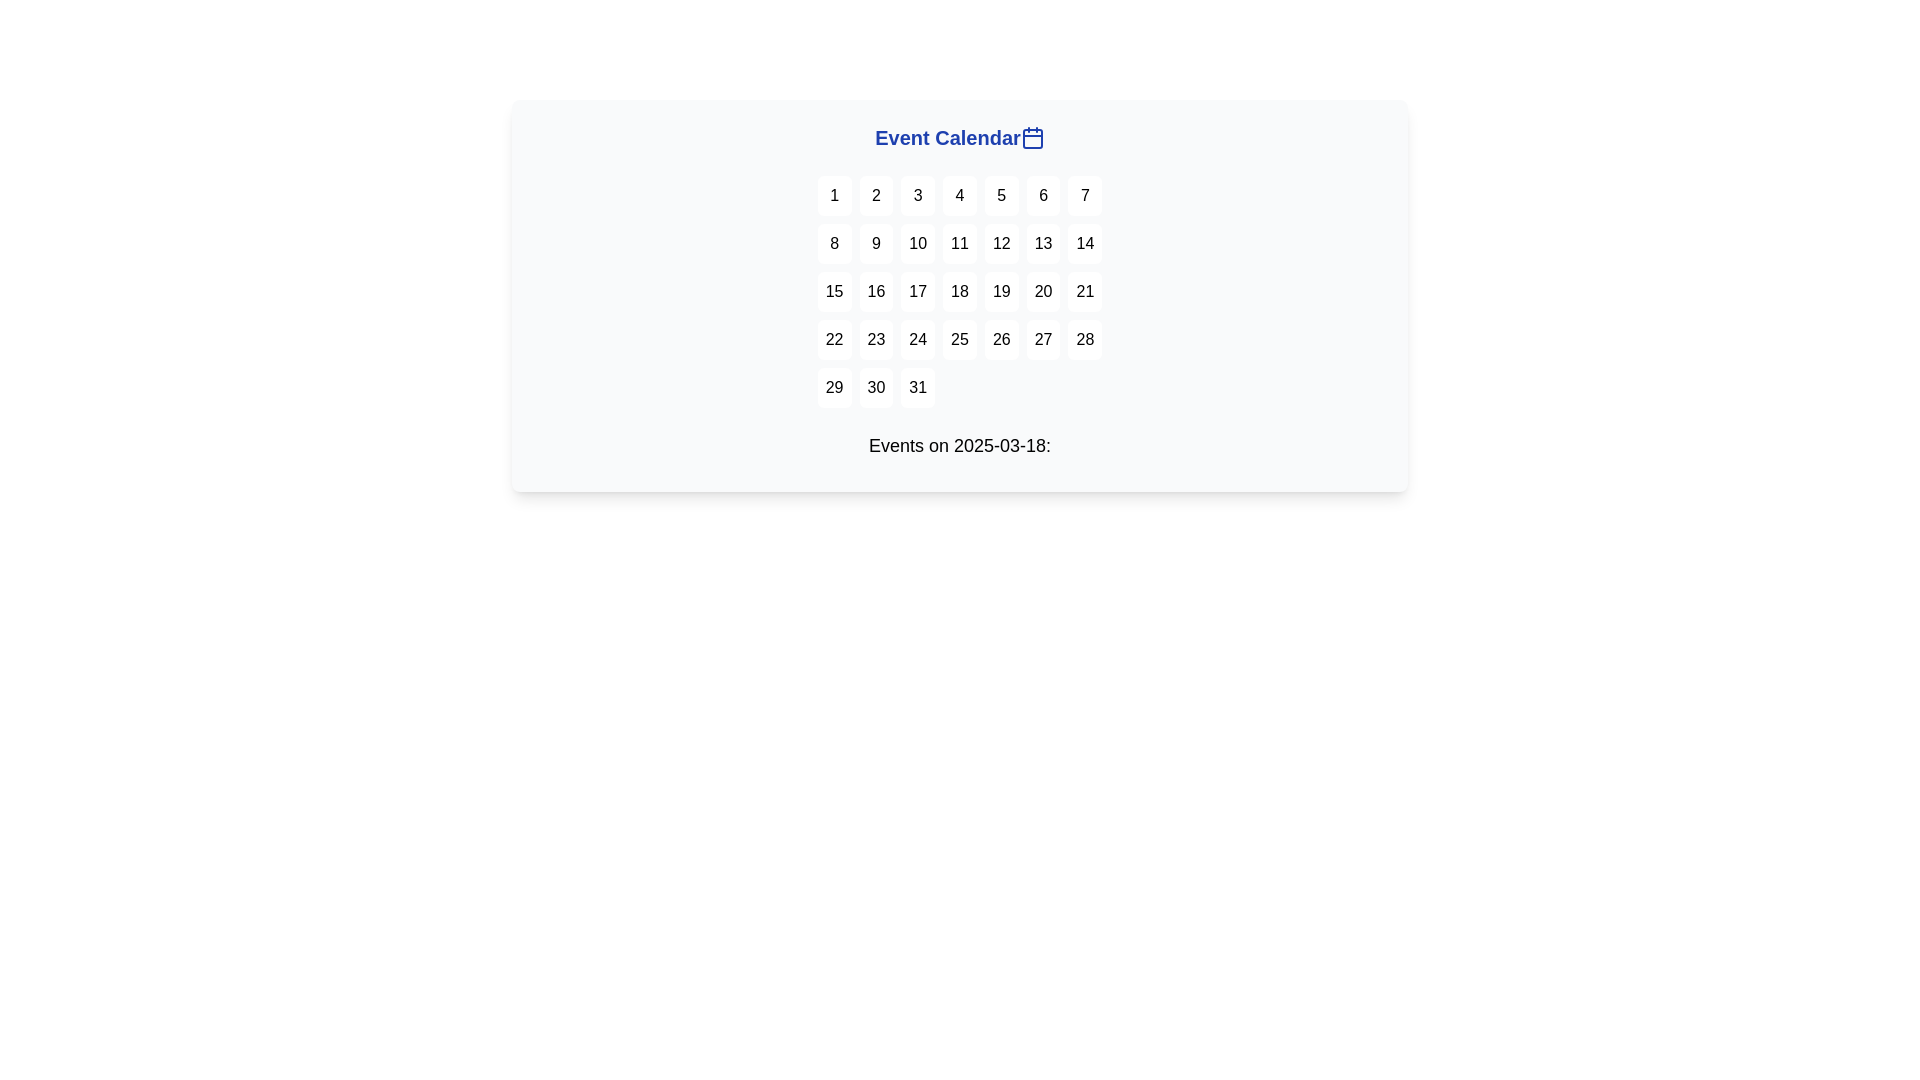 This screenshot has height=1080, width=1920. I want to click on the button displaying '22' in bold black font, located in the first column of the fourth row in the calendar grid, so click(834, 338).